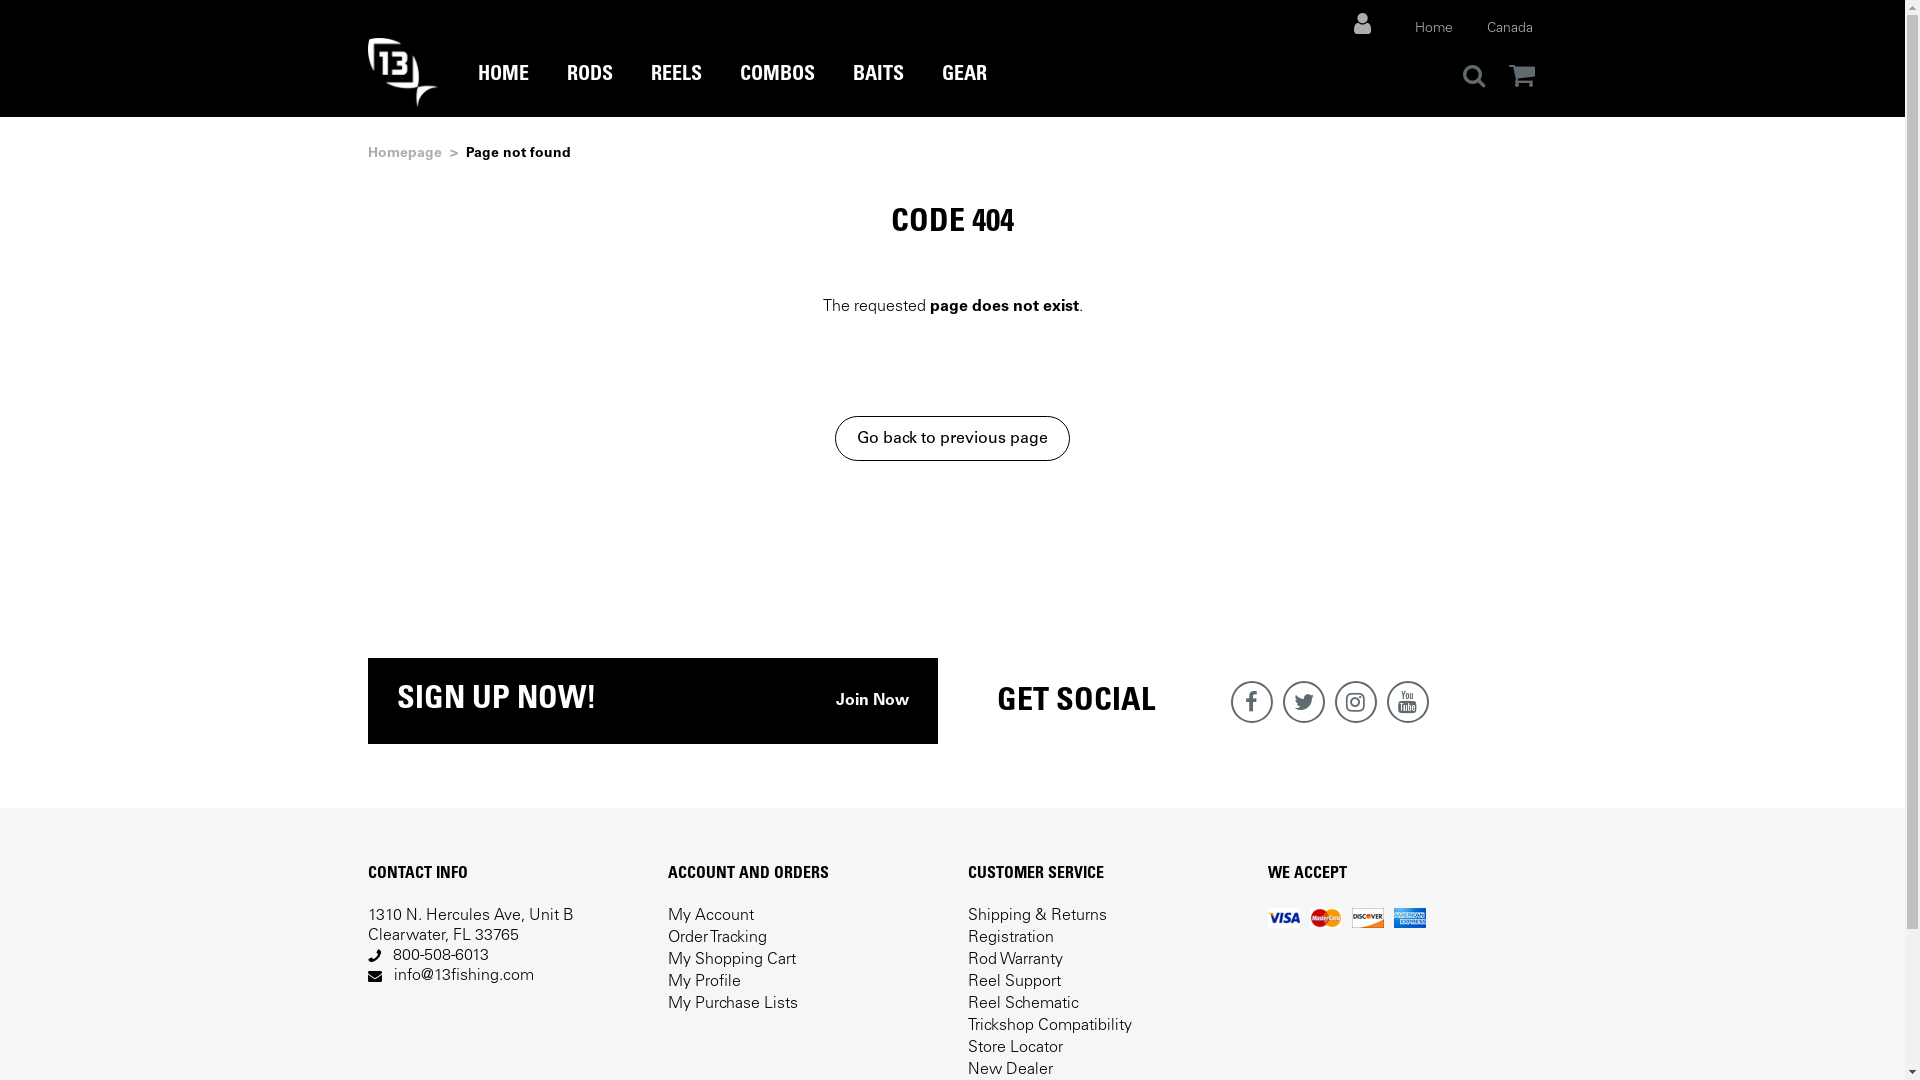 The image size is (1920, 1080). What do you see at coordinates (1011, 937) in the screenshot?
I see `'Registration'` at bounding box center [1011, 937].